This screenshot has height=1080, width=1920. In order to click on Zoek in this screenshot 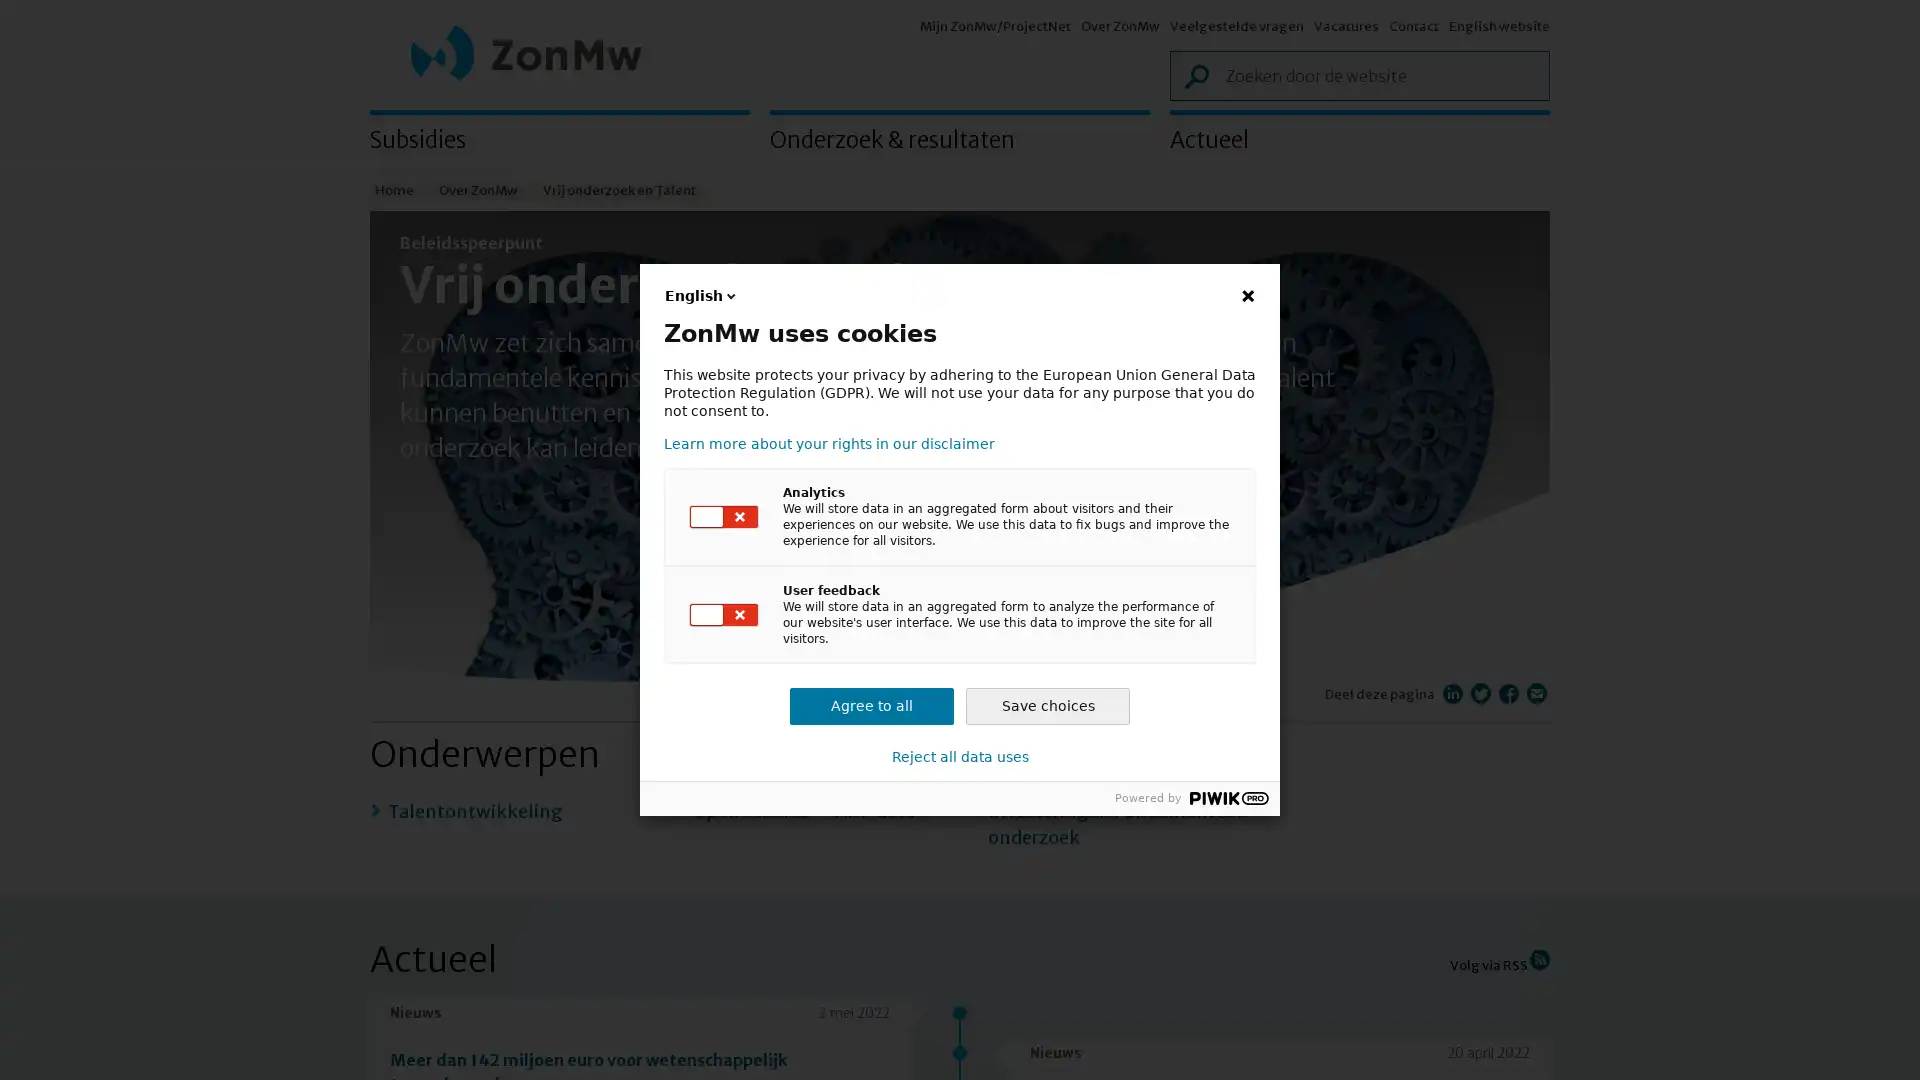, I will do `click(1196, 75)`.